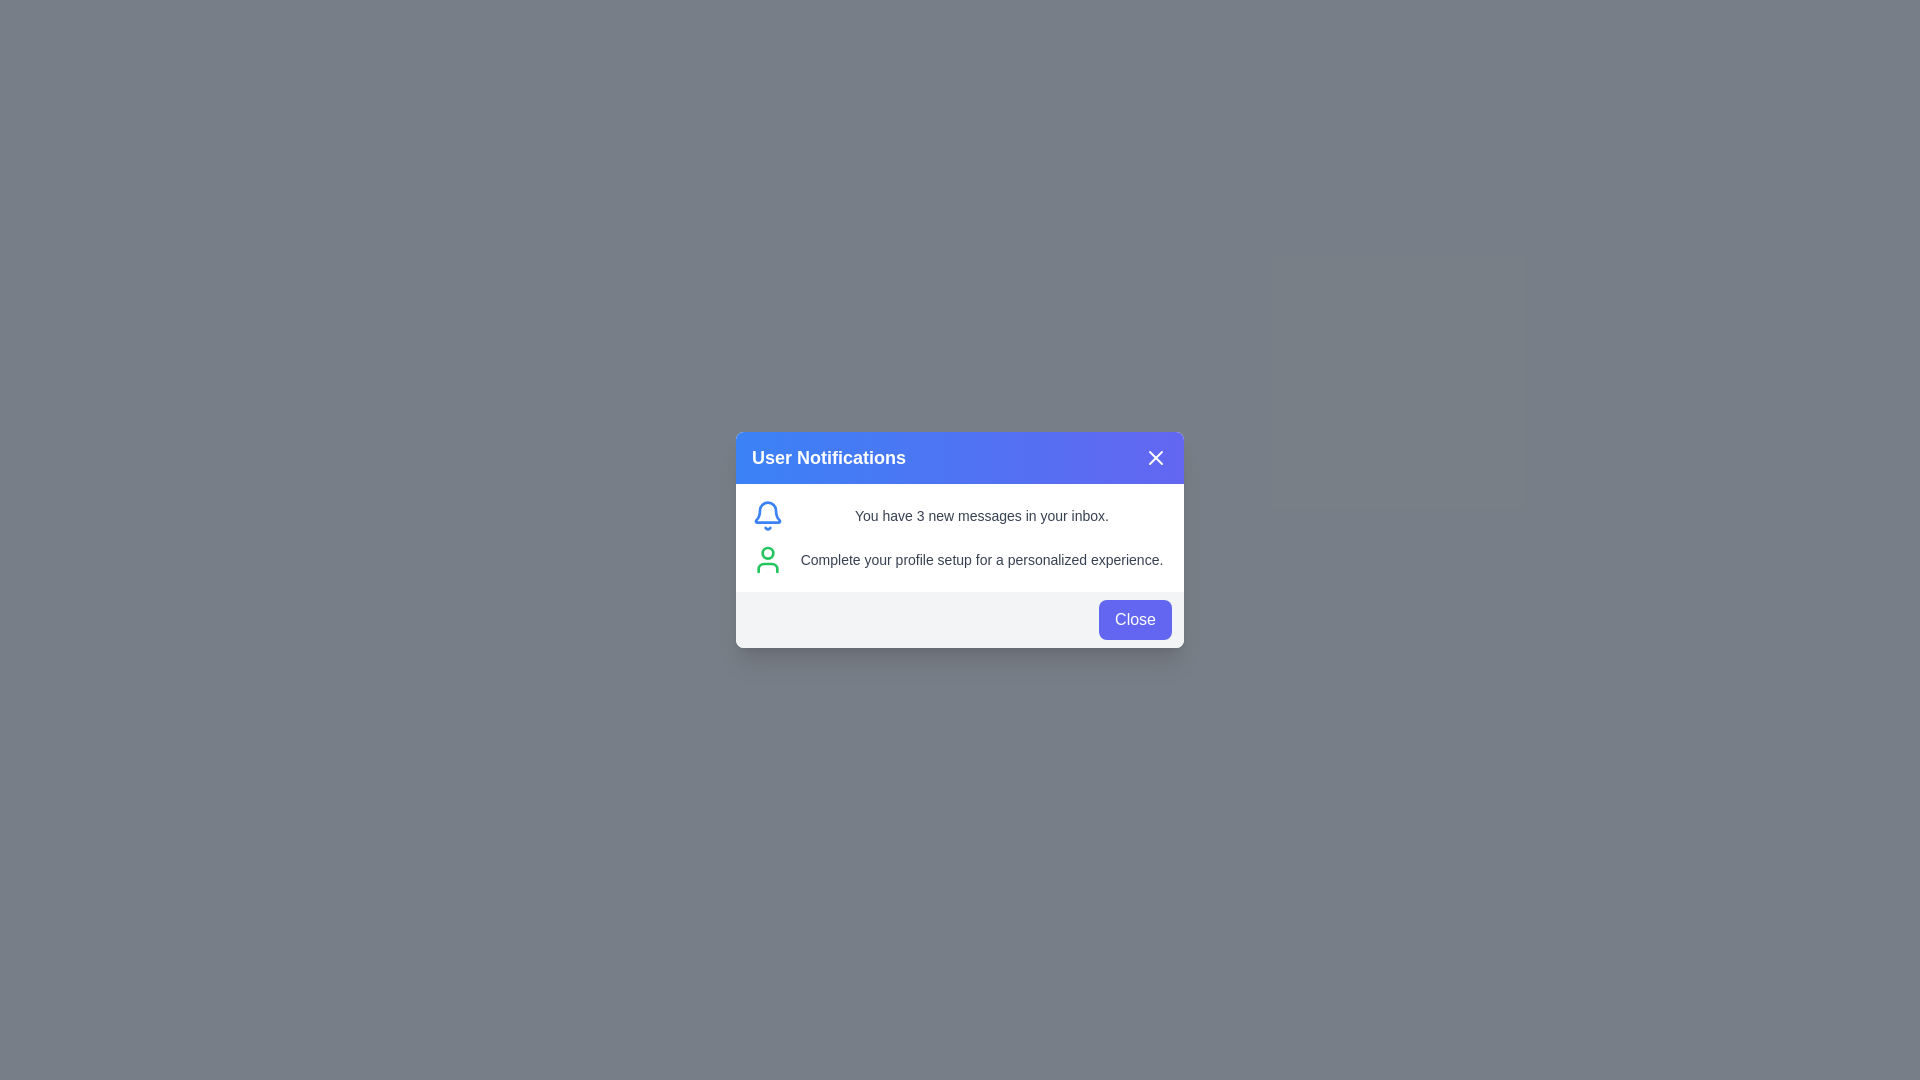 Image resolution: width=1920 pixels, height=1080 pixels. I want to click on the decorative circular feature located at the topmost part of the user profile icon in the notification dialog, which enhances visual appeal or signifies information, so click(767, 552).